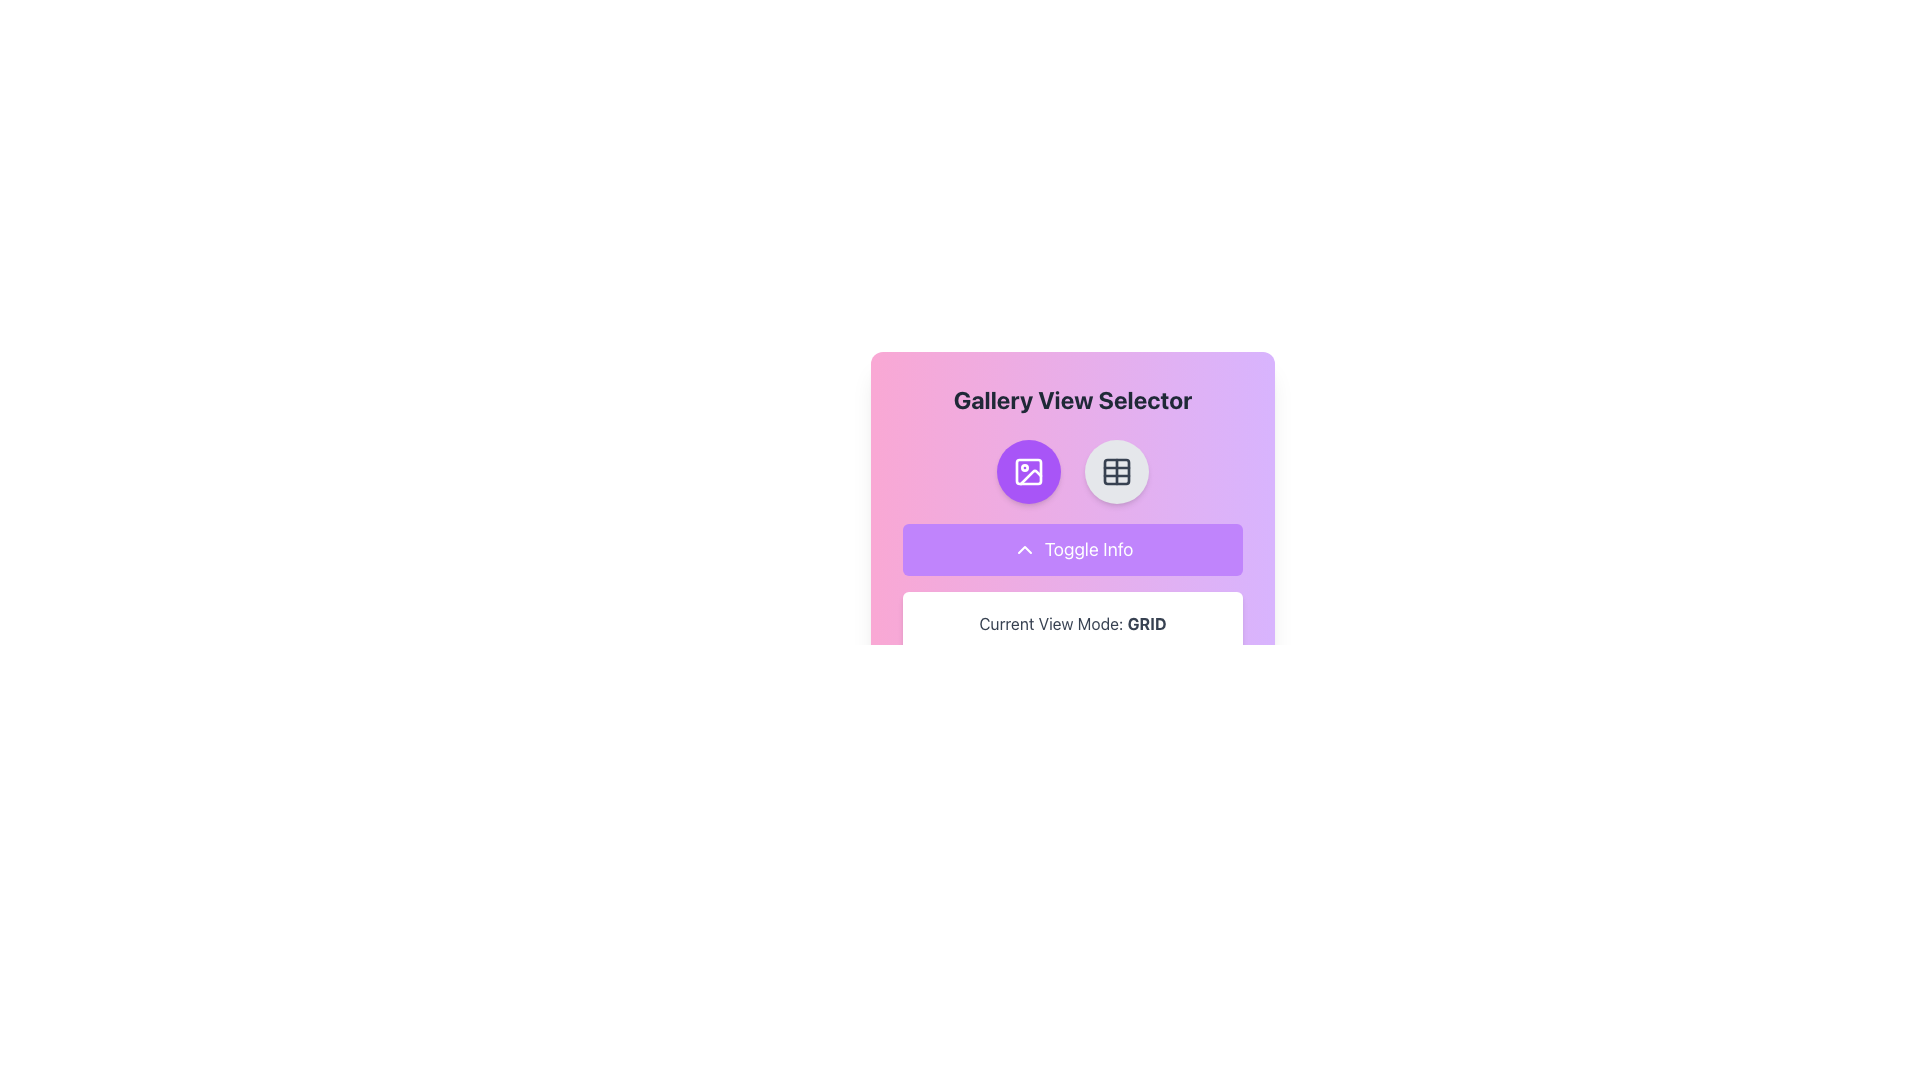 The height and width of the screenshot is (1080, 1920). What do you see at coordinates (1072, 471) in the screenshot?
I see `the right button of the button group labeled 'Gallery View Selector'` at bounding box center [1072, 471].